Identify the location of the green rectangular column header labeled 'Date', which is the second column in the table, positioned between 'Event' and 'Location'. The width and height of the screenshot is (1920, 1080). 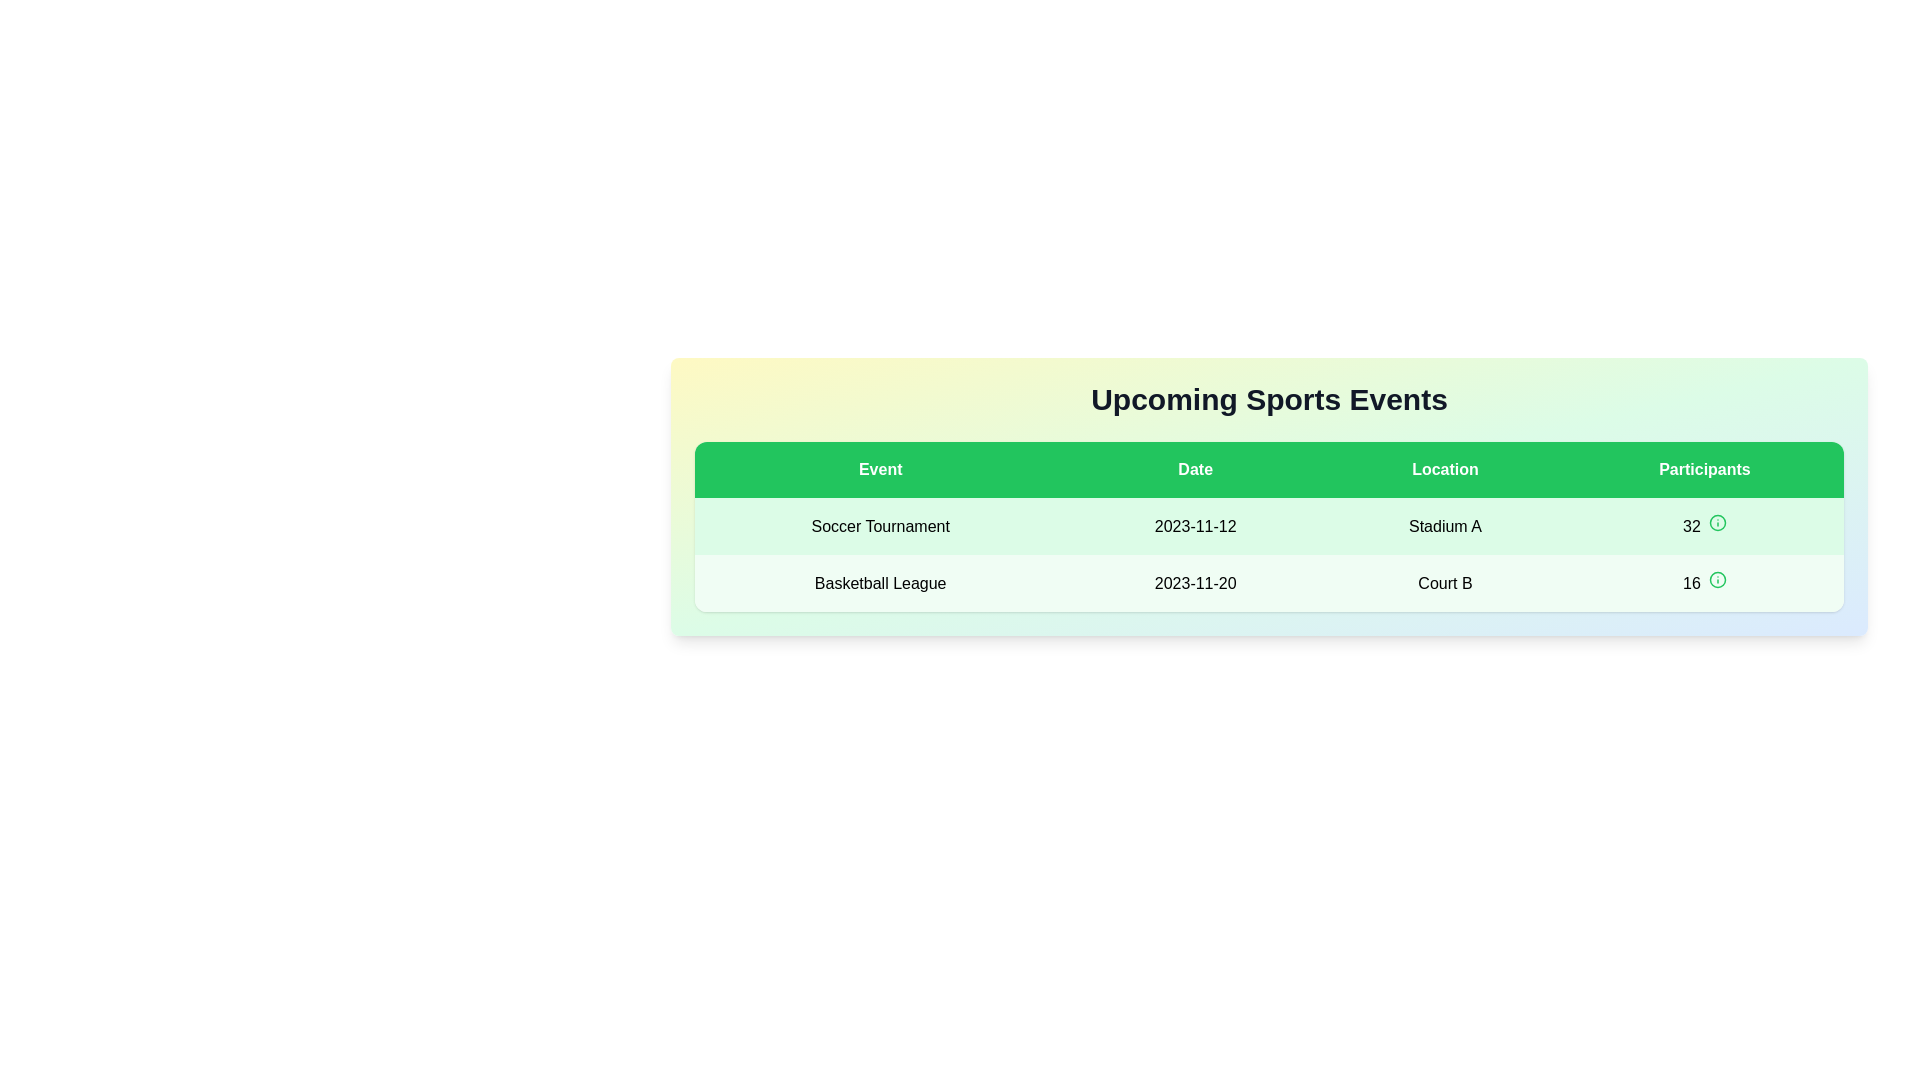
(1195, 470).